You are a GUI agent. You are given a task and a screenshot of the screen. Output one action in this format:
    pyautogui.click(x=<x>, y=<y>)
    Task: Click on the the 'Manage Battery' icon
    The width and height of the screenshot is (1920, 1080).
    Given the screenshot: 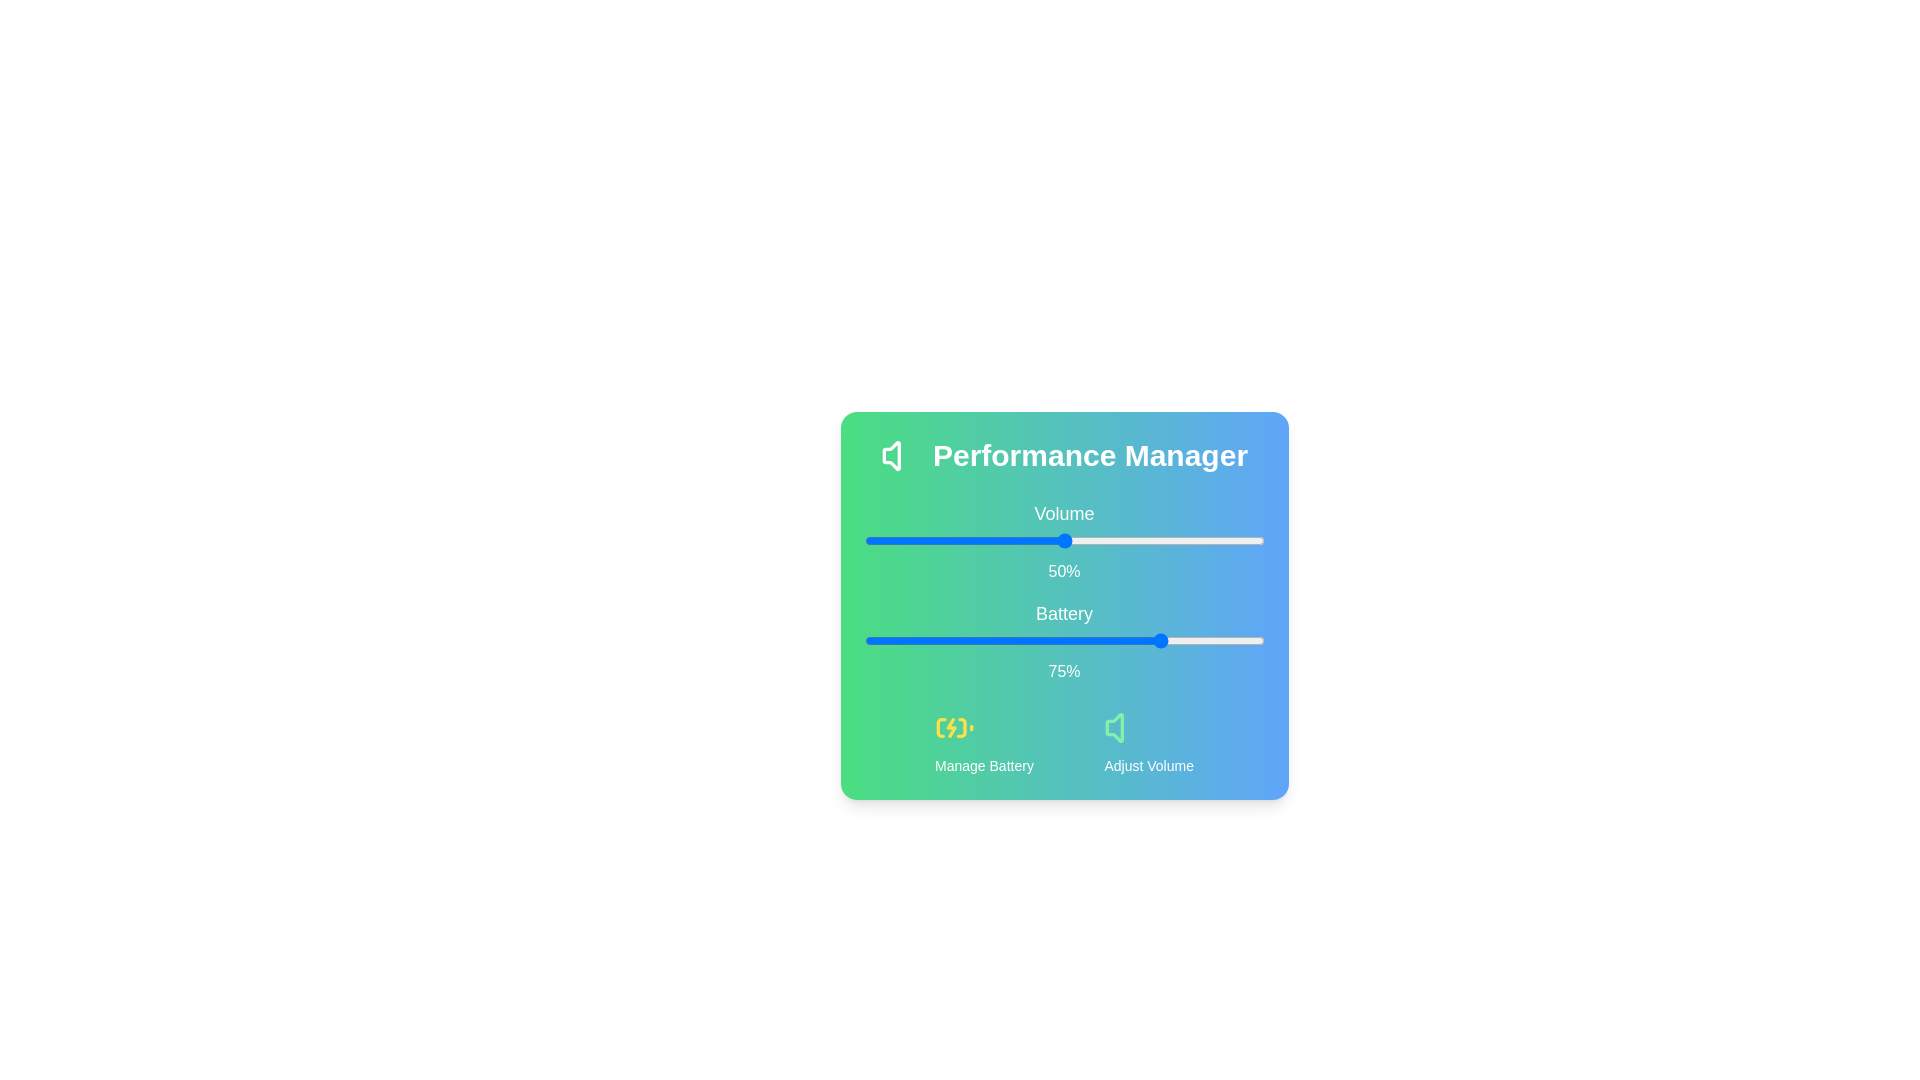 What is the action you would take?
    pyautogui.click(x=954, y=728)
    